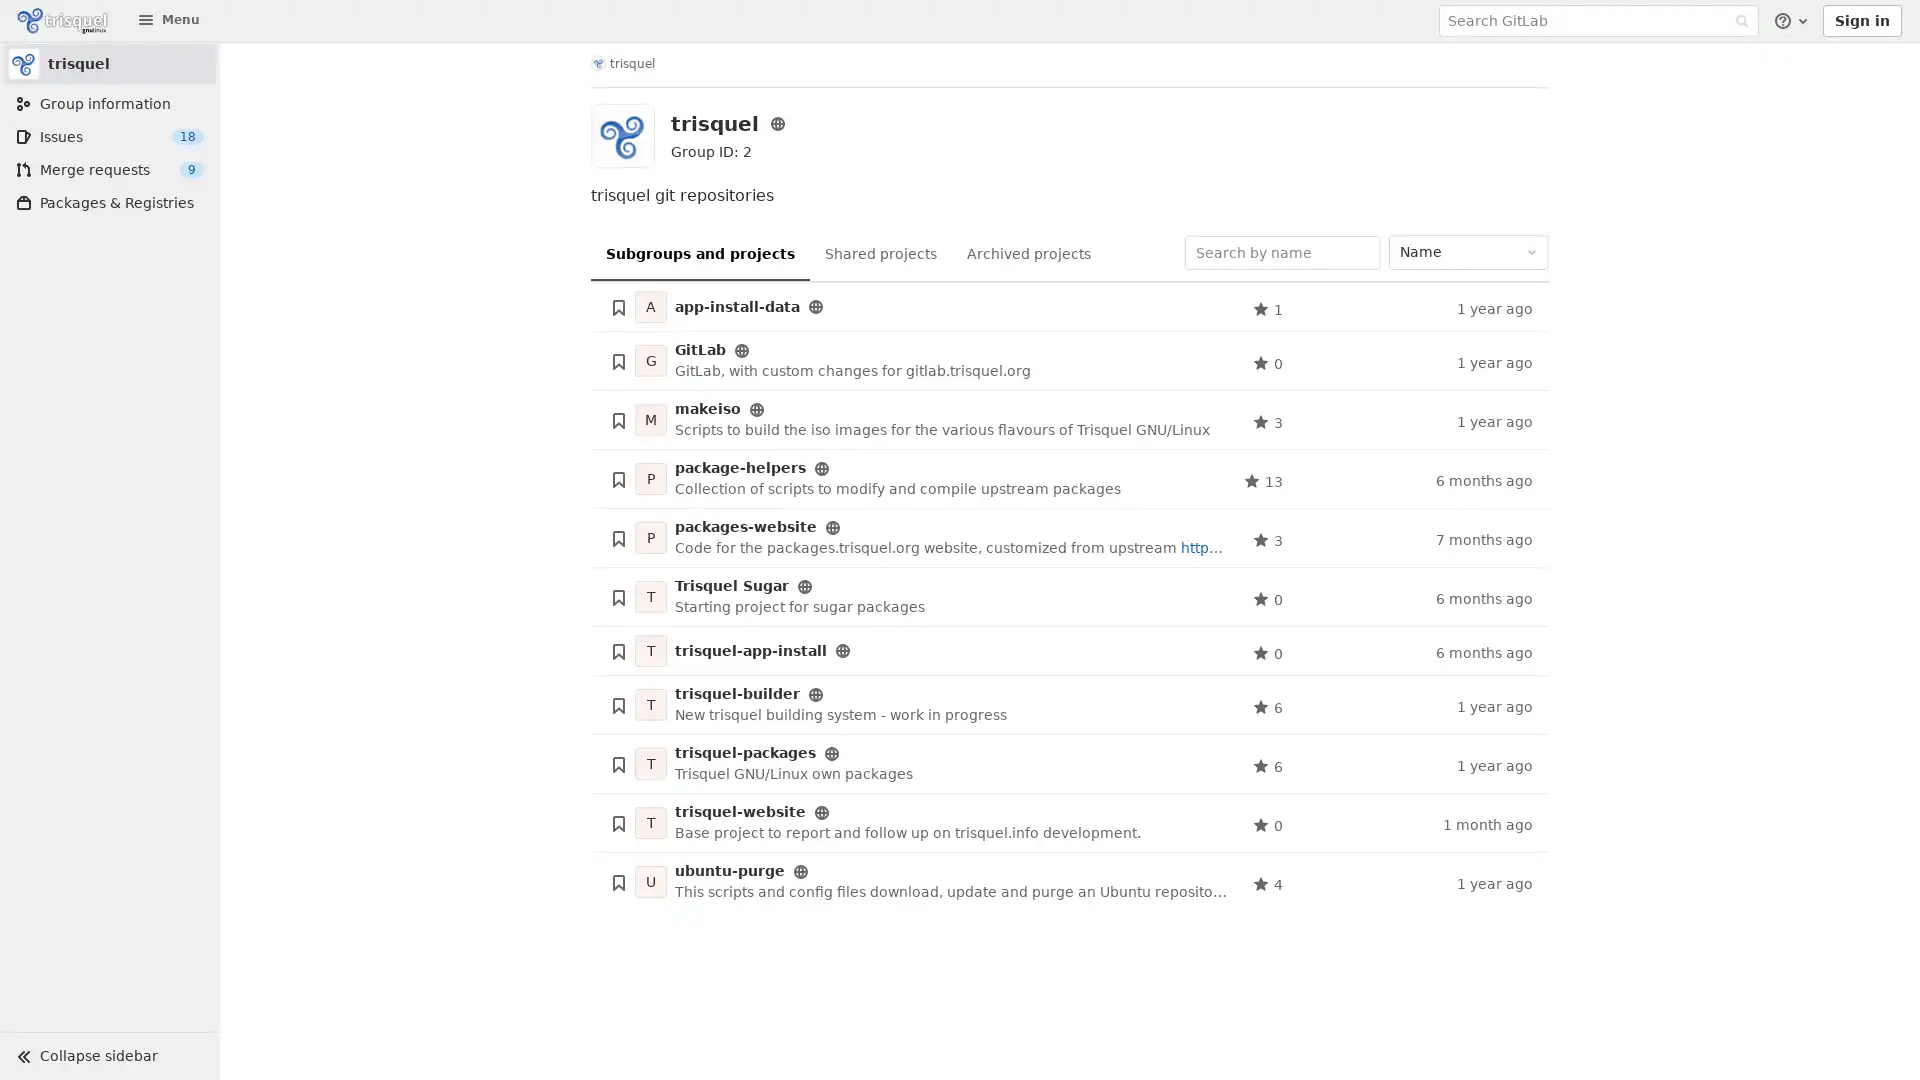 Image resolution: width=1920 pixels, height=1080 pixels. I want to click on Name, so click(1468, 251).